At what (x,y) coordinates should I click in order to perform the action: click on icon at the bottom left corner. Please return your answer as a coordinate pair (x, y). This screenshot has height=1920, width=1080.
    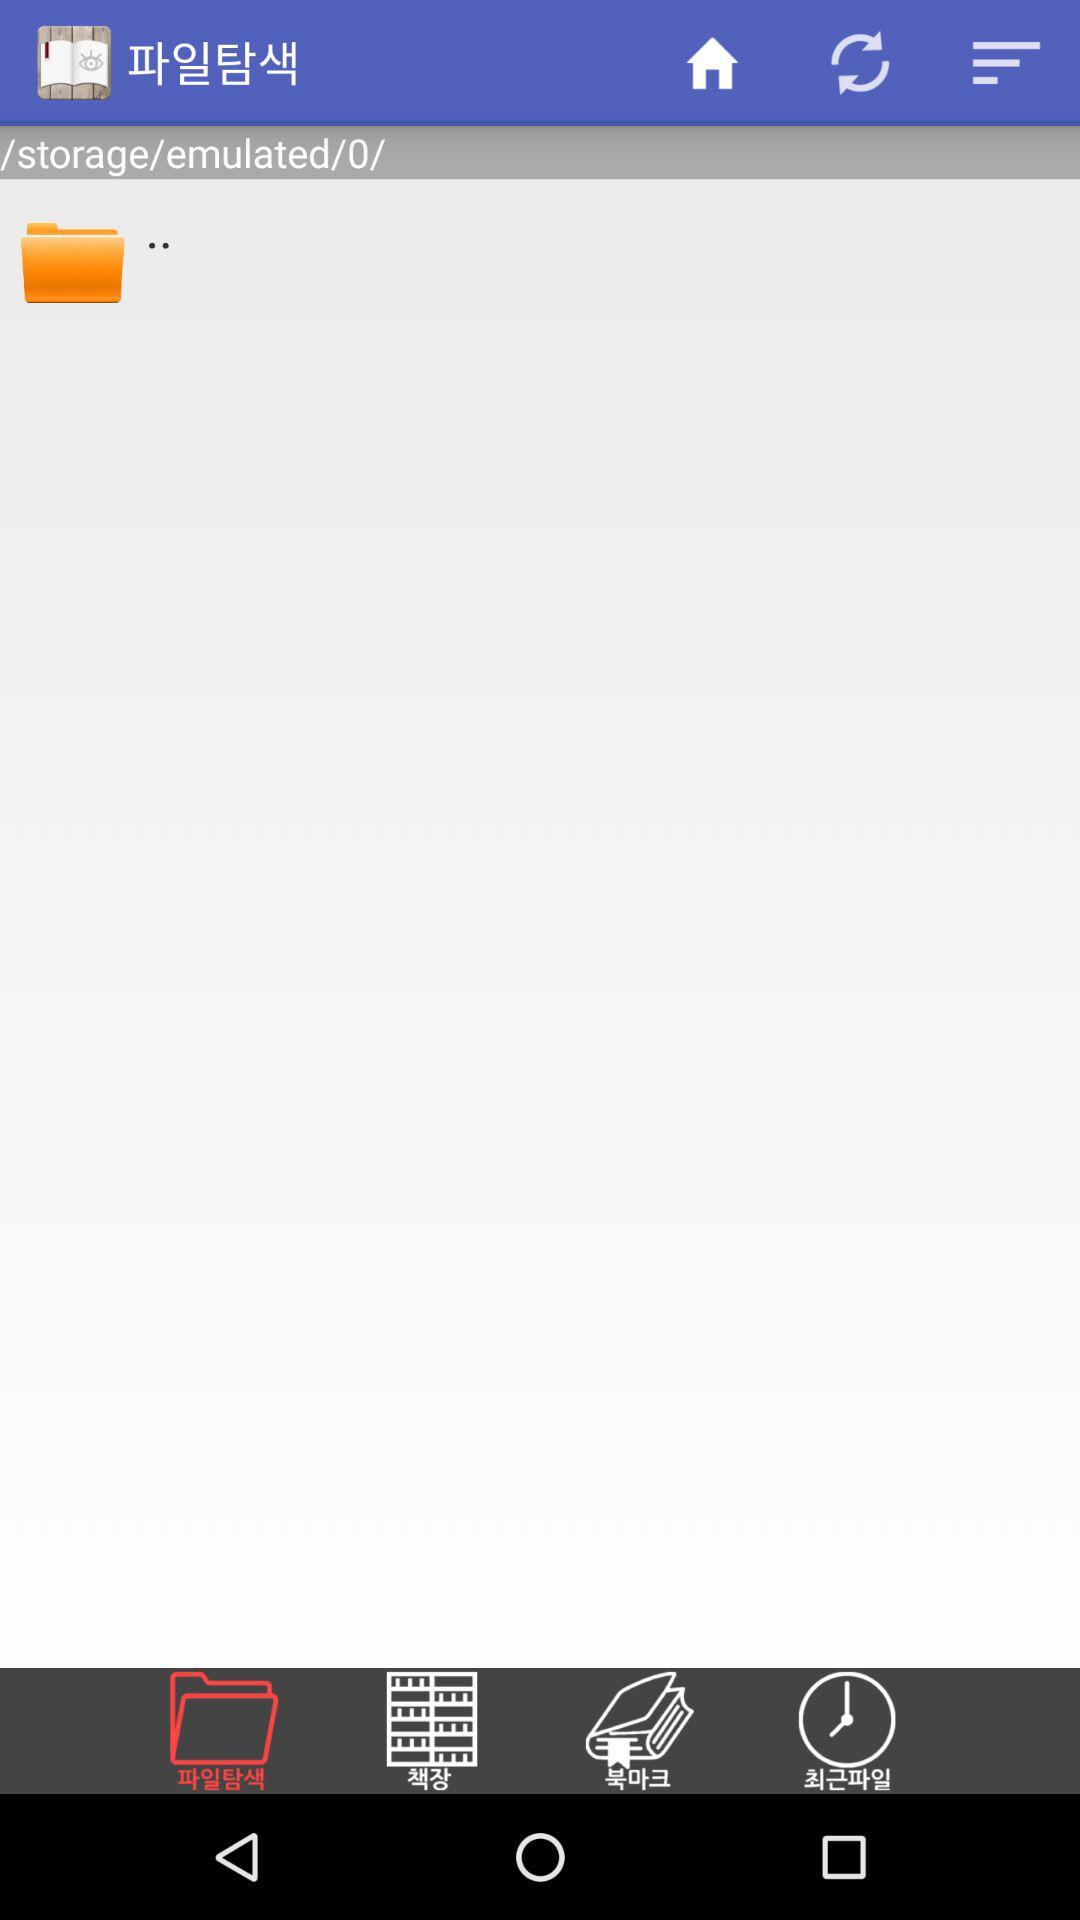
    Looking at the image, I should click on (246, 1730).